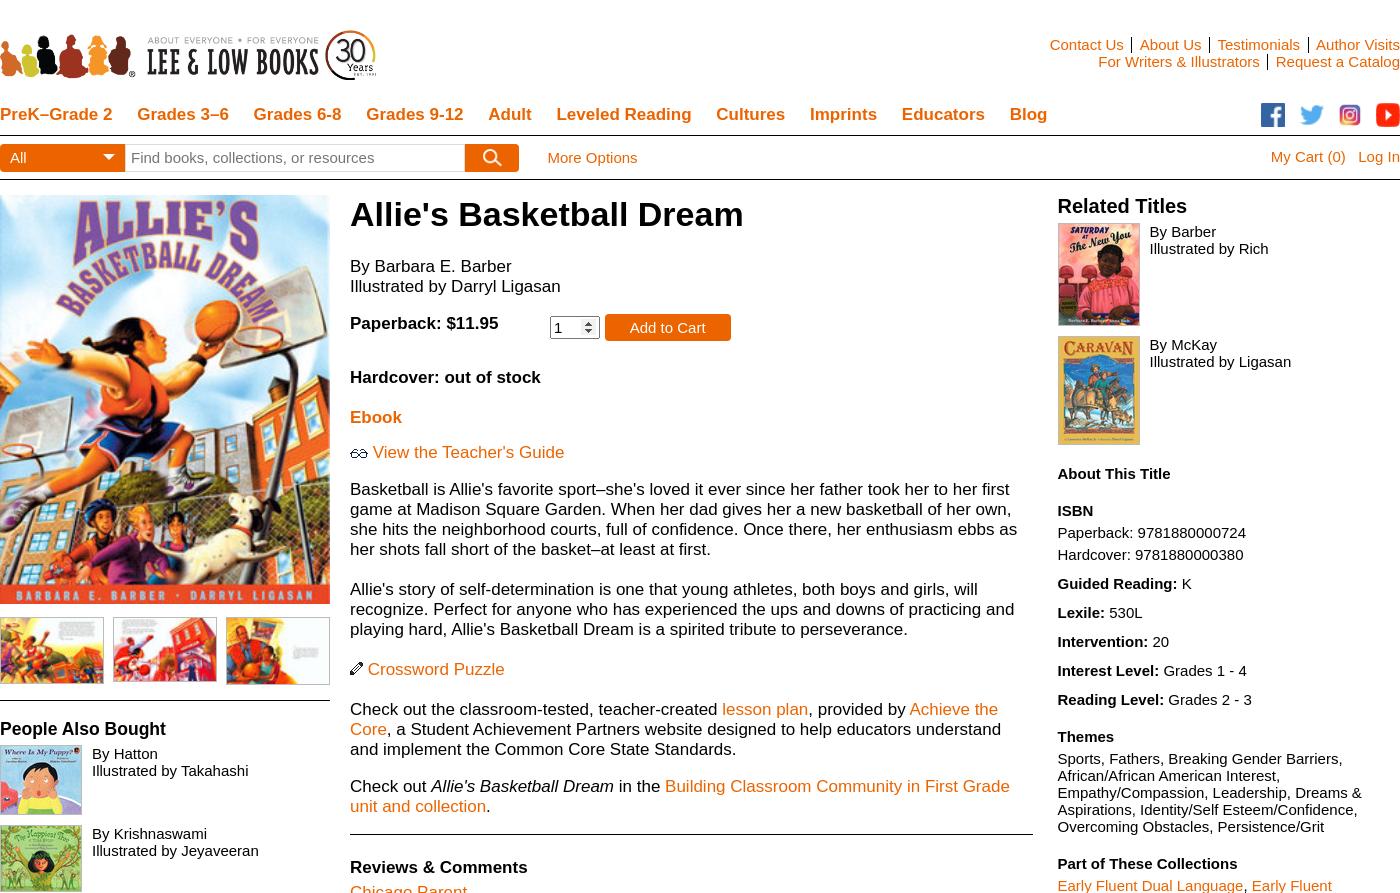 The image size is (1400, 893). What do you see at coordinates (942, 114) in the screenshot?
I see `'Educators'` at bounding box center [942, 114].